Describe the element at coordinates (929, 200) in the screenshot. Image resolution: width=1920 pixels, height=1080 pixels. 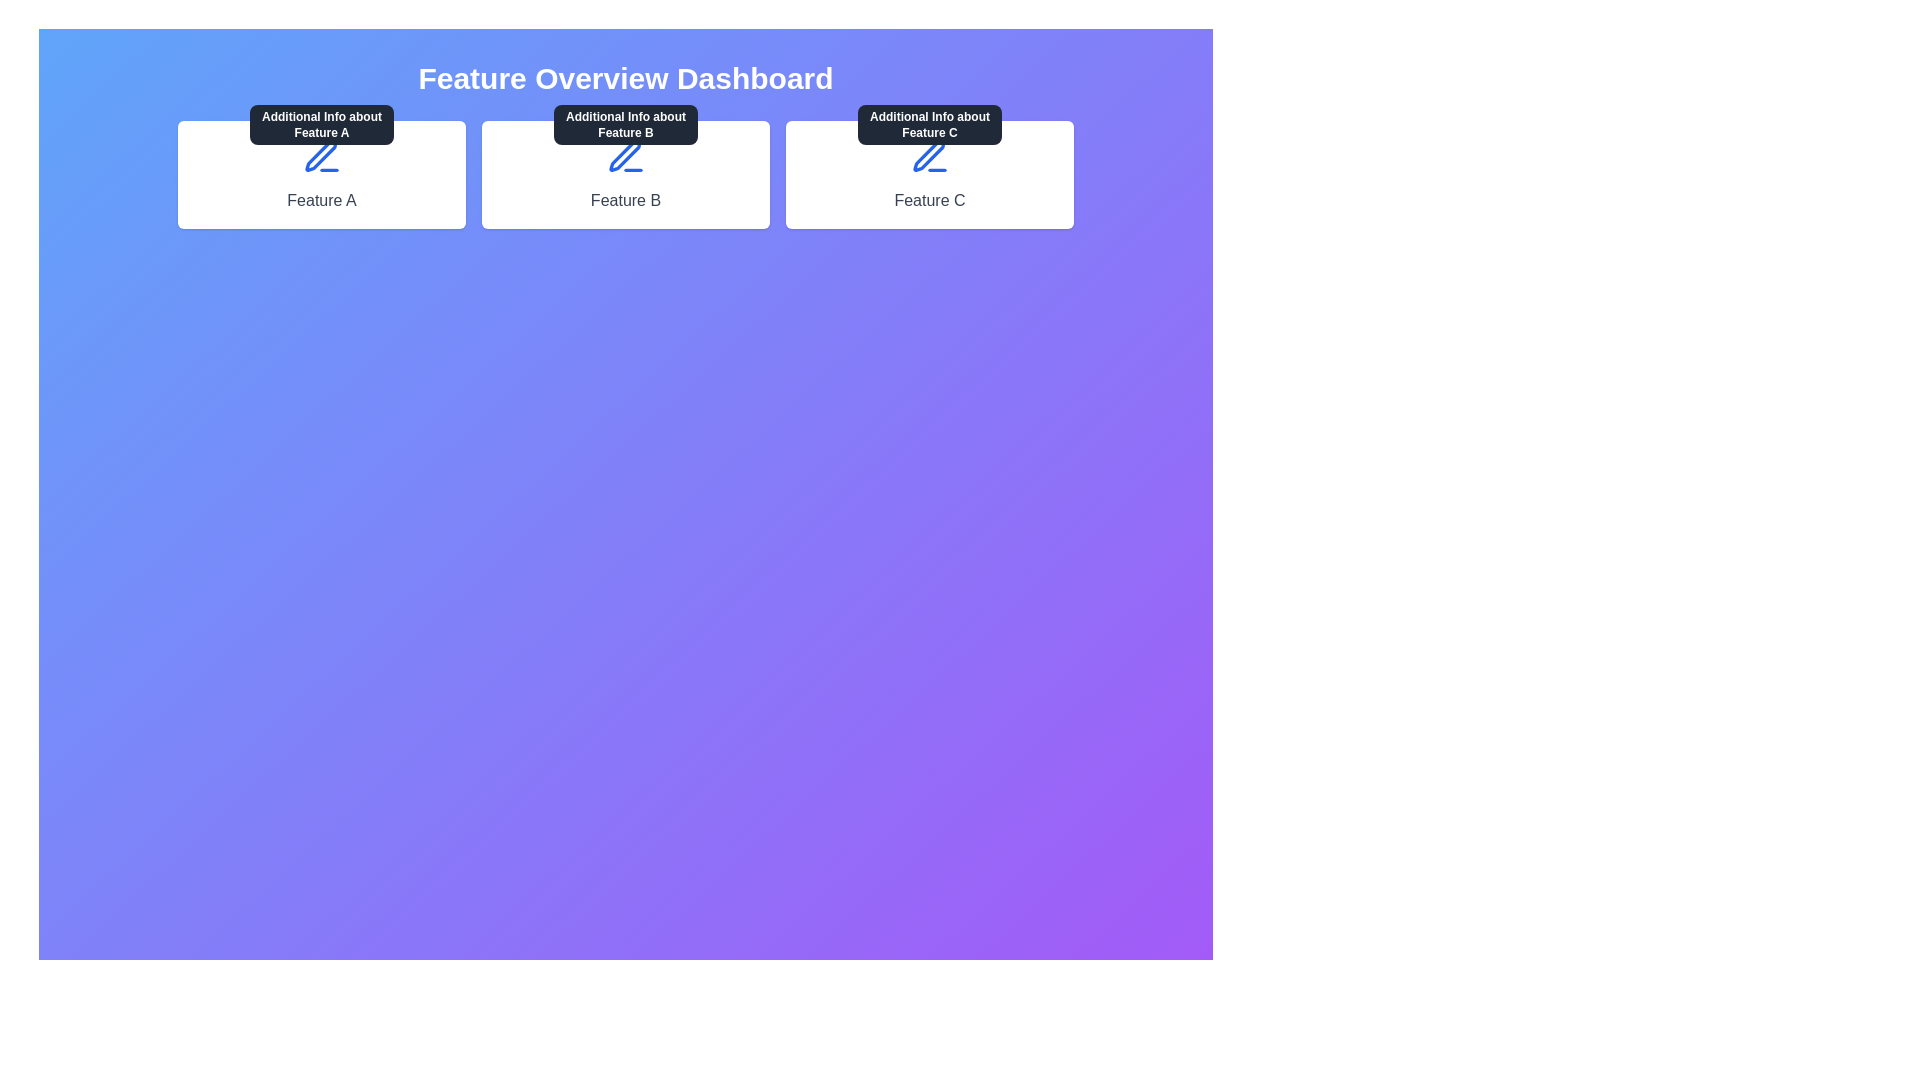
I see `the static text label reading 'Feature C', which is styled in gray font and positioned centrally beneath an icon within a white card` at that location.